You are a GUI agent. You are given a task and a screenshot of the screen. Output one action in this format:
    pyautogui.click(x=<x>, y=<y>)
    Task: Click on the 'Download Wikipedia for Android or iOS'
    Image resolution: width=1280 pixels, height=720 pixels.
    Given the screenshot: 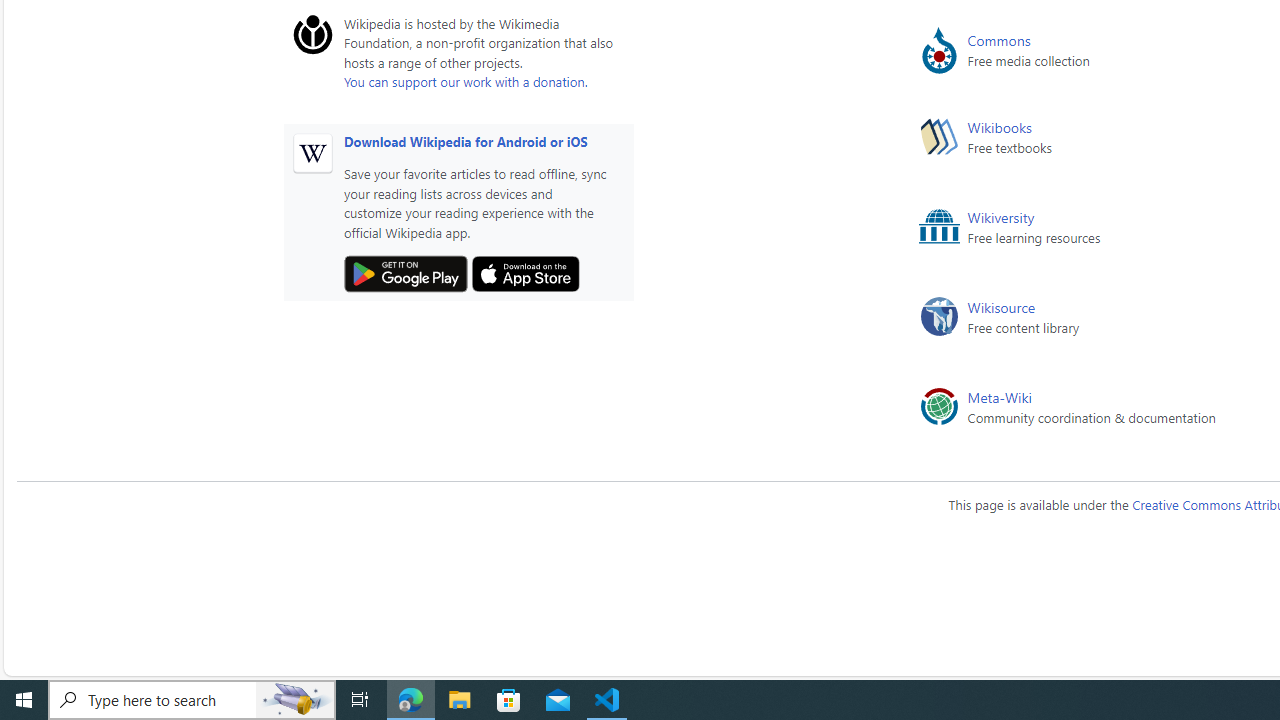 What is the action you would take?
    pyautogui.click(x=464, y=139)
    